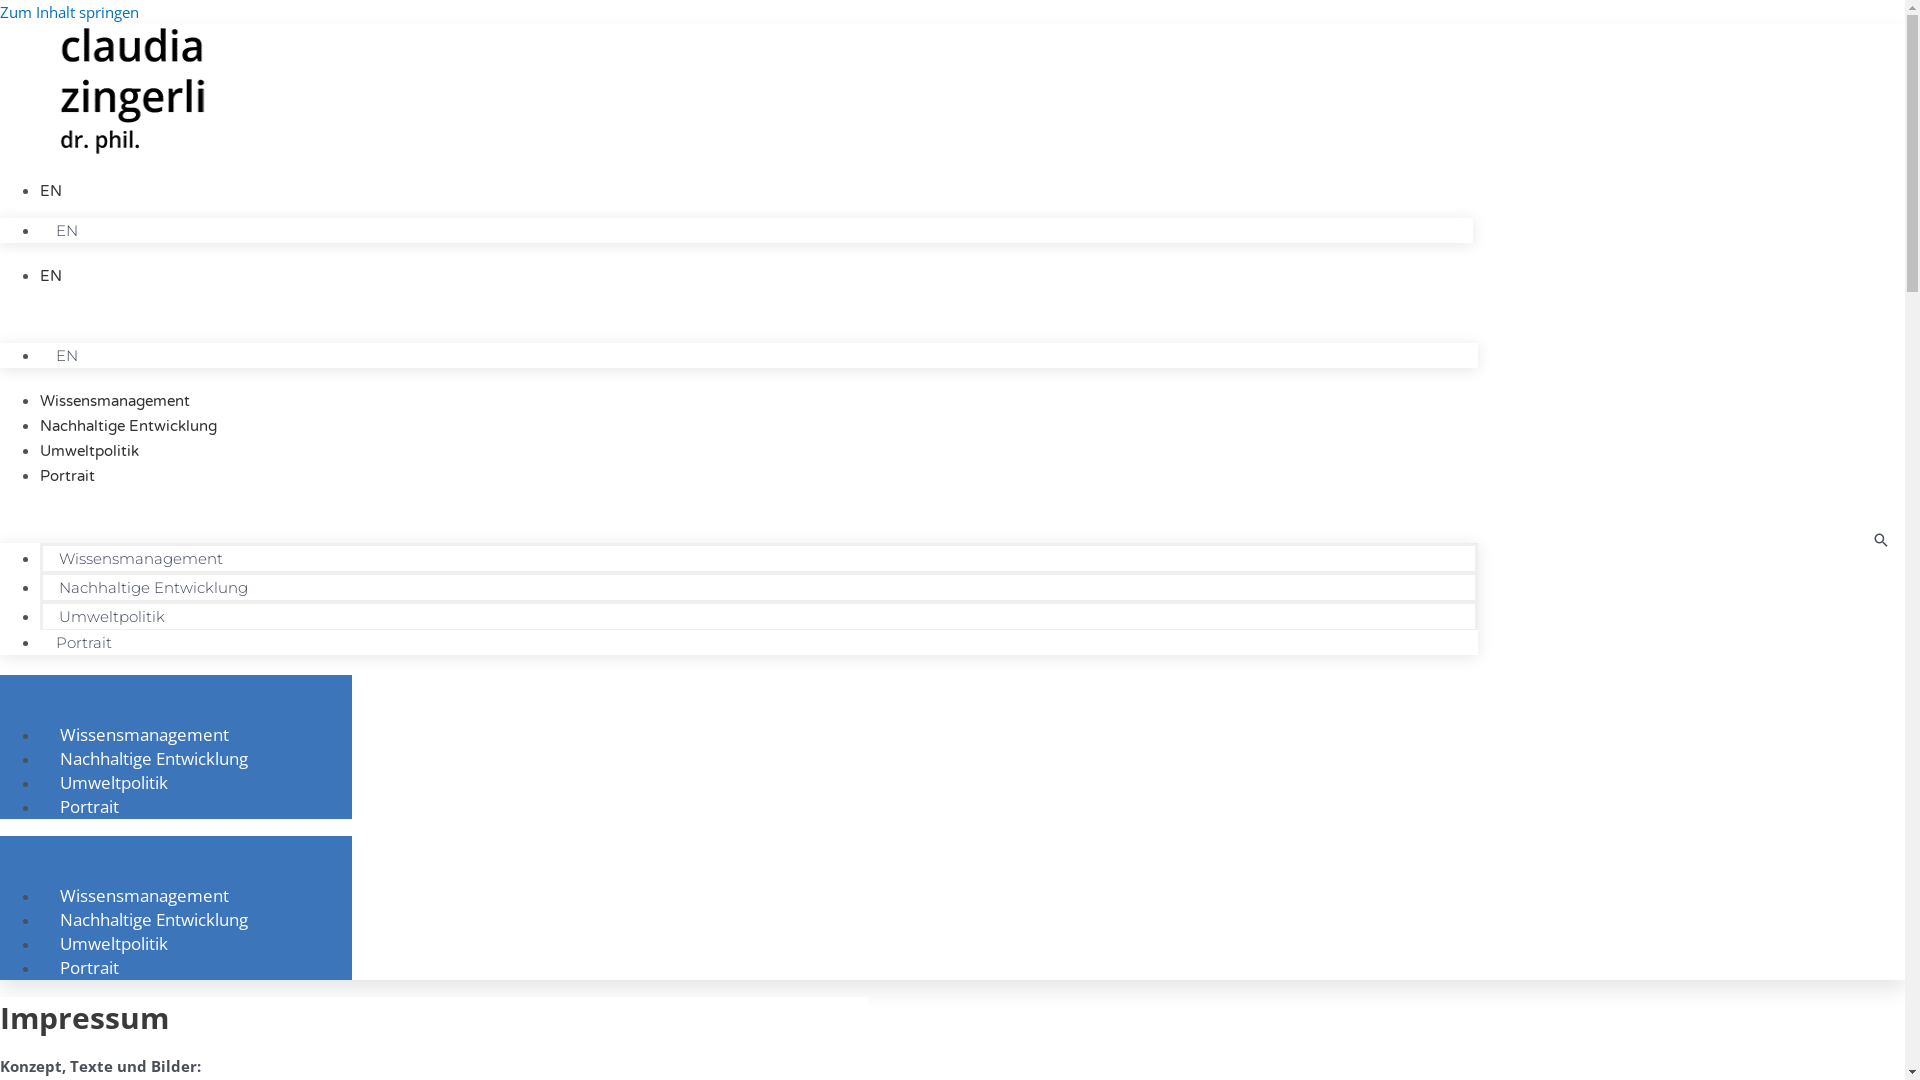 This screenshot has height=1080, width=1920. What do you see at coordinates (39, 424) in the screenshot?
I see `'Nachhaltige Entwicklung'` at bounding box center [39, 424].